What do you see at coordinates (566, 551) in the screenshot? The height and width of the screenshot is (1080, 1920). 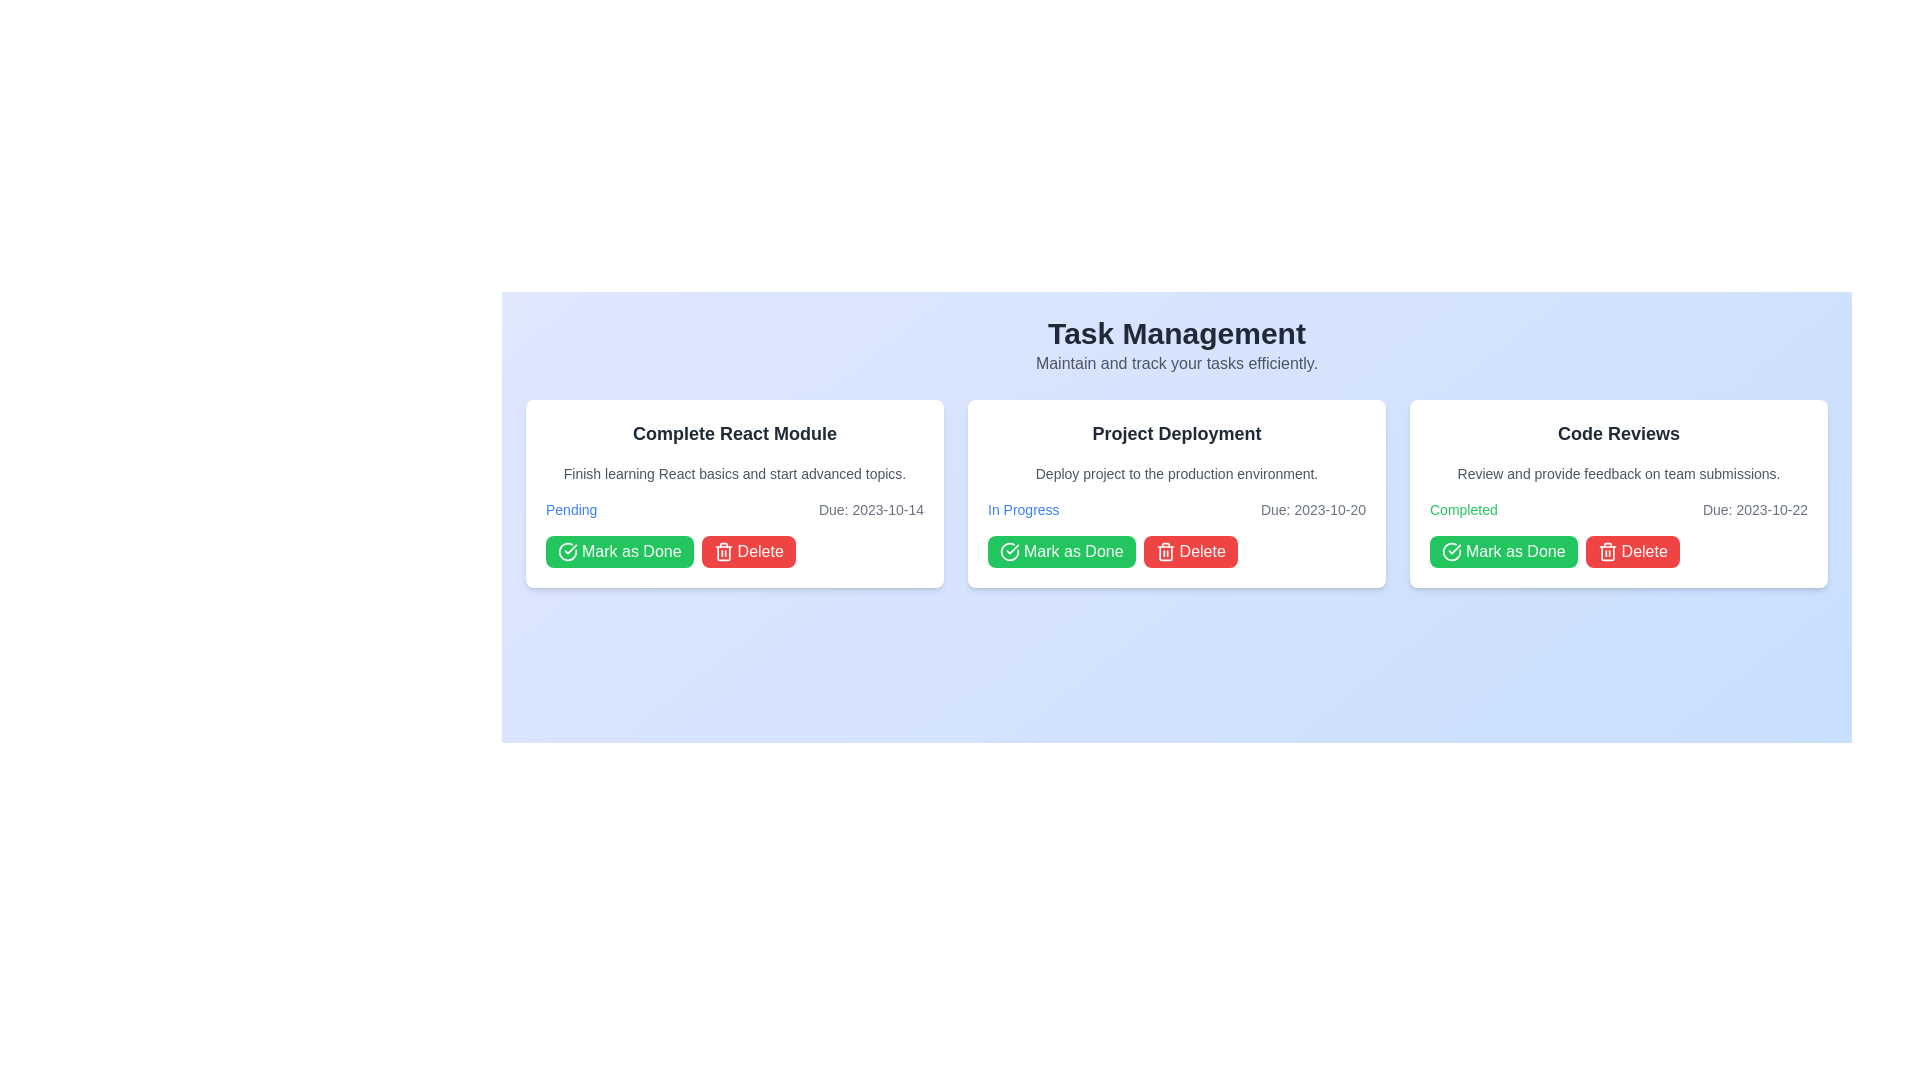 I see `the icon in the bottom-left corner of the 'Complete React Module' task card, which is part of the 'Mark as Done' button` at bounding box center [566, 551].